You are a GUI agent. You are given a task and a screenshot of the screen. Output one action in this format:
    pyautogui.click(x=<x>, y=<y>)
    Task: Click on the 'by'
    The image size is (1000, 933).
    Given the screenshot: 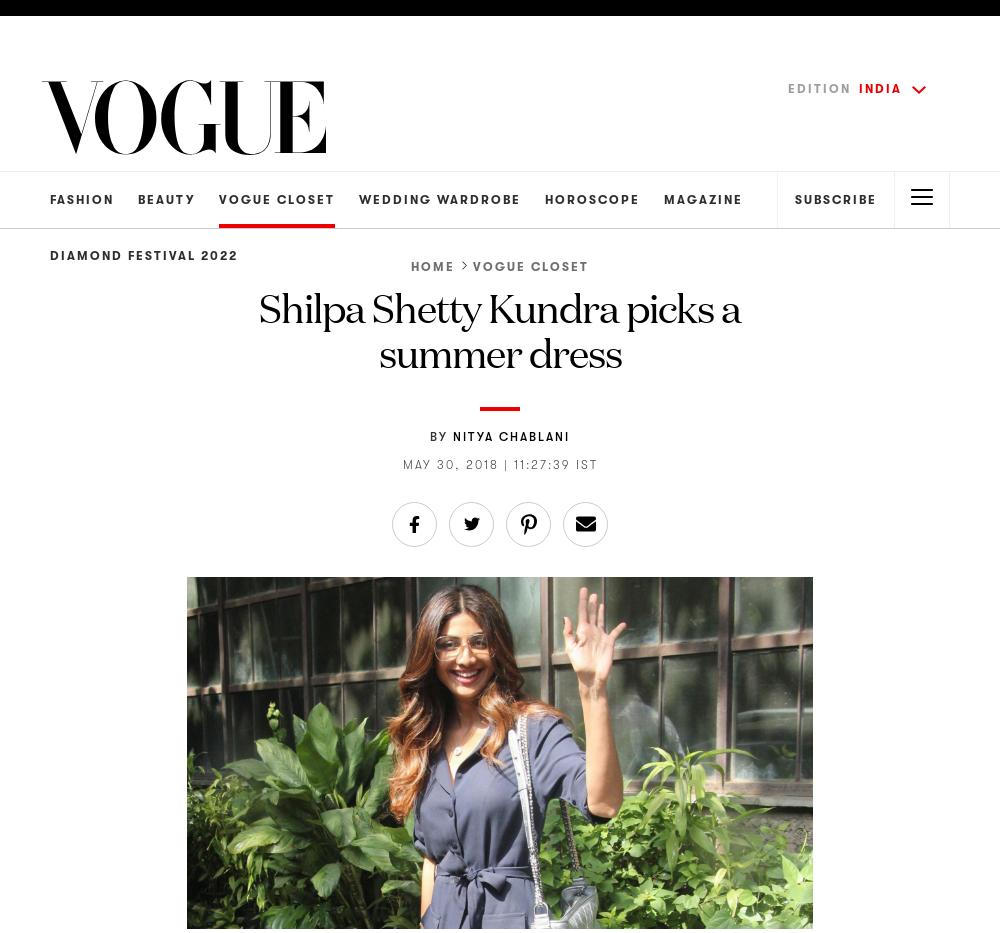 What is the action you would take?
    pyautogui.click(x=438, y=434)
    